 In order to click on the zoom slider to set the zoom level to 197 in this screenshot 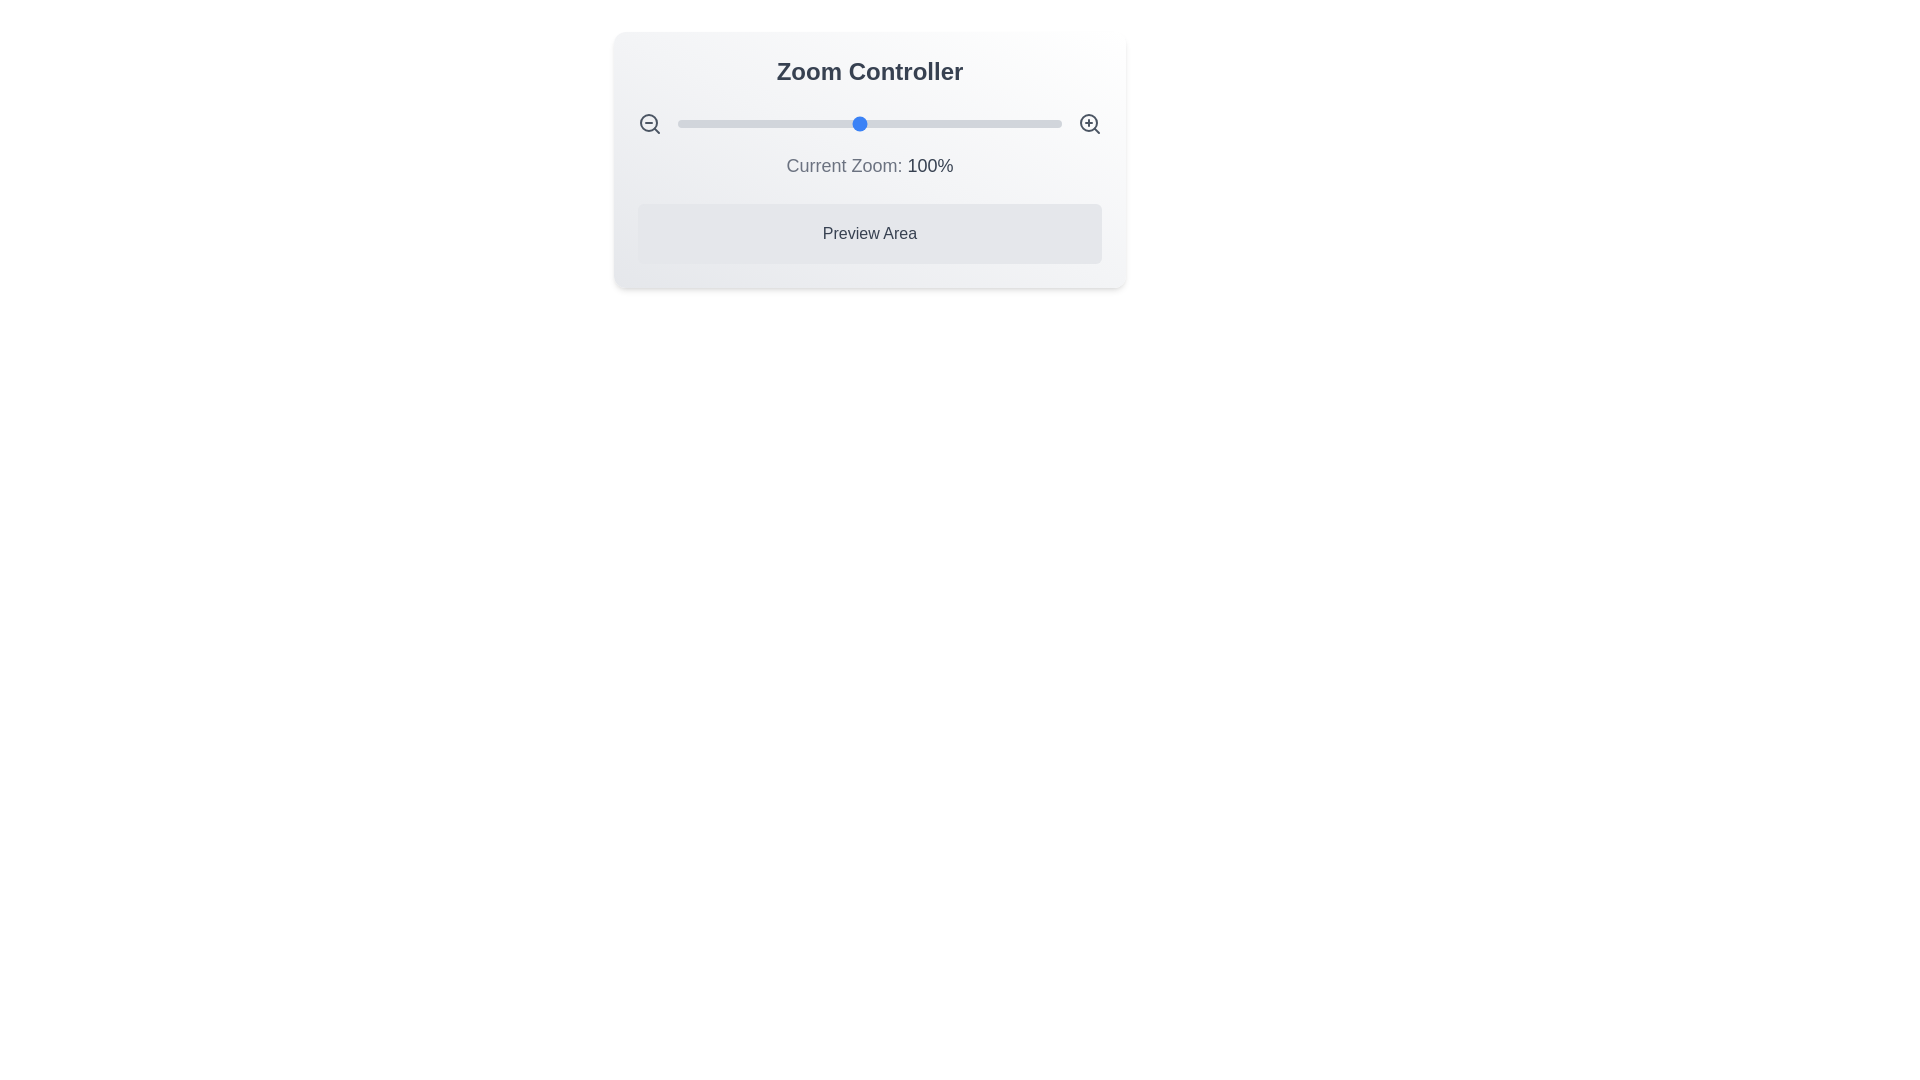, I will do `click(1055, 123)`.